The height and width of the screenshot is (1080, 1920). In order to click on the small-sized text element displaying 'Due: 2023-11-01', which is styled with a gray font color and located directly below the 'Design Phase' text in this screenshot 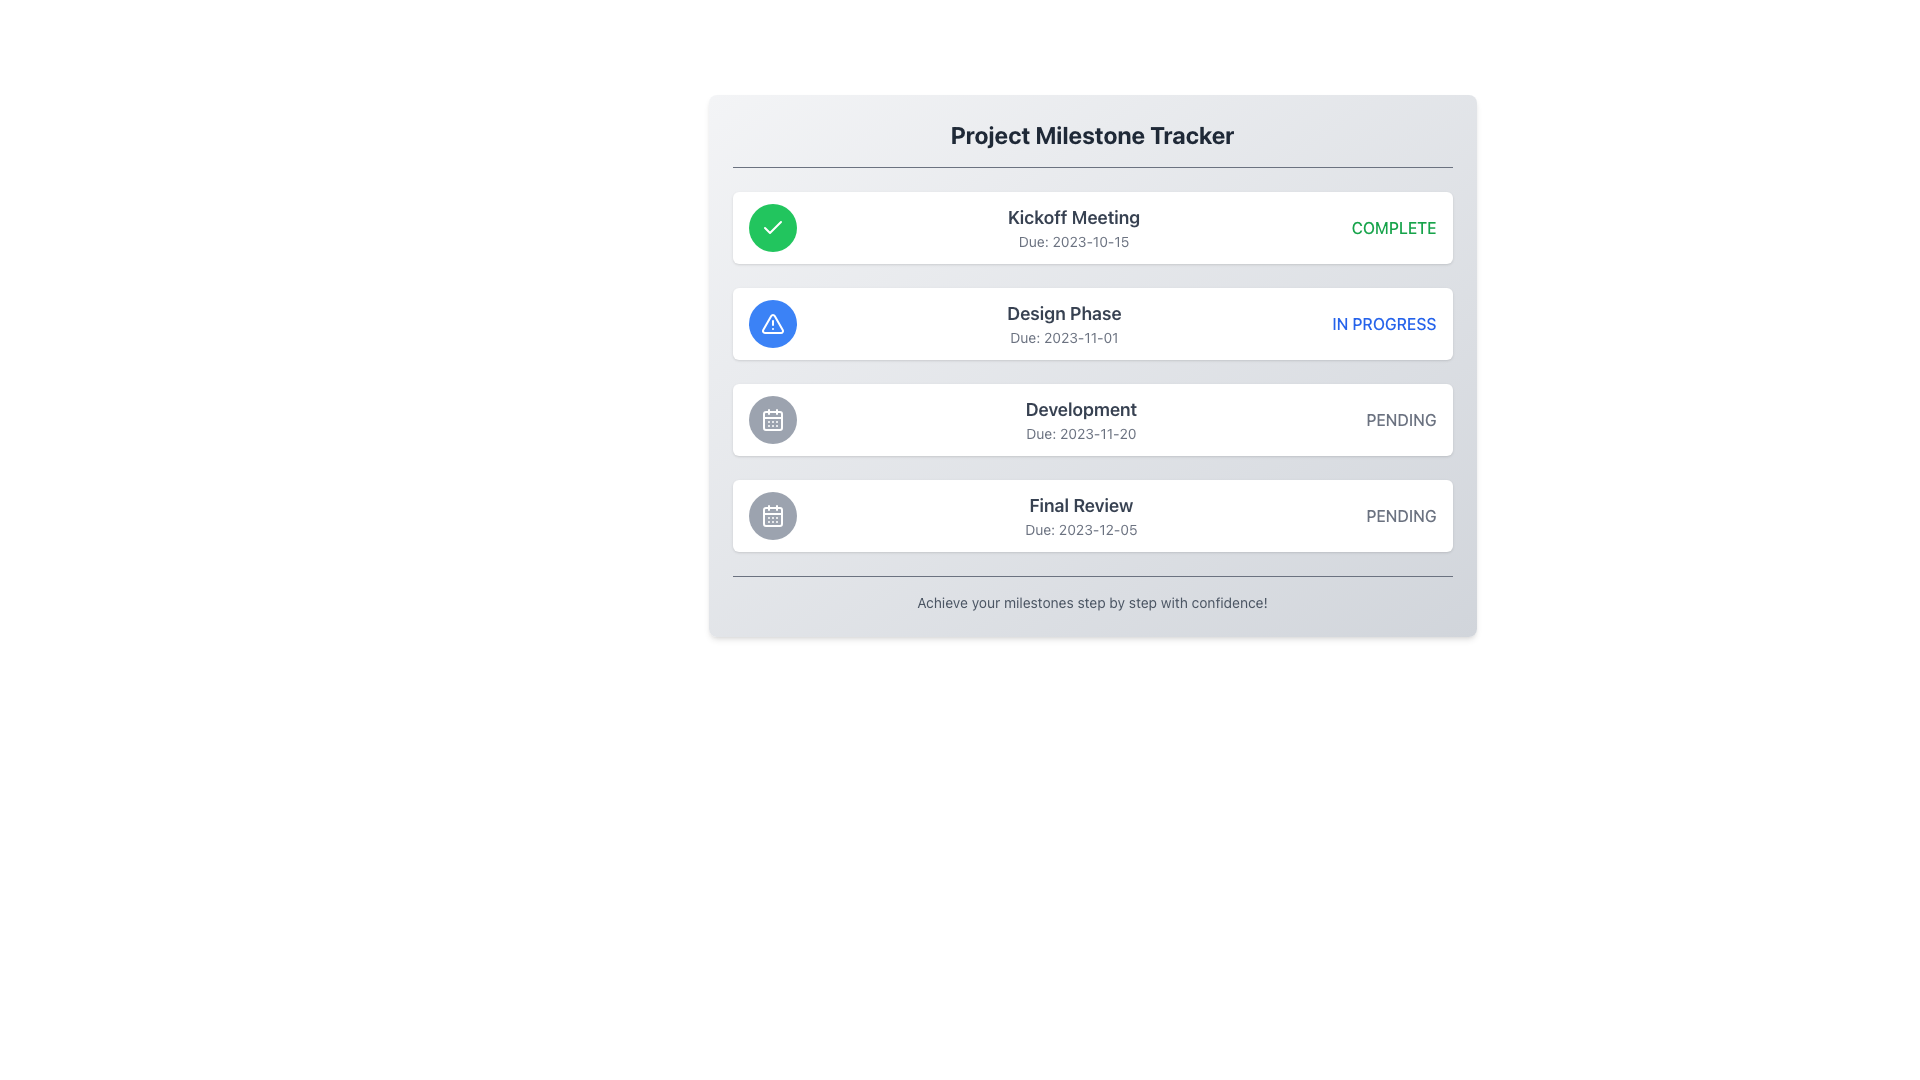, I will do `click(1063, 337)`.